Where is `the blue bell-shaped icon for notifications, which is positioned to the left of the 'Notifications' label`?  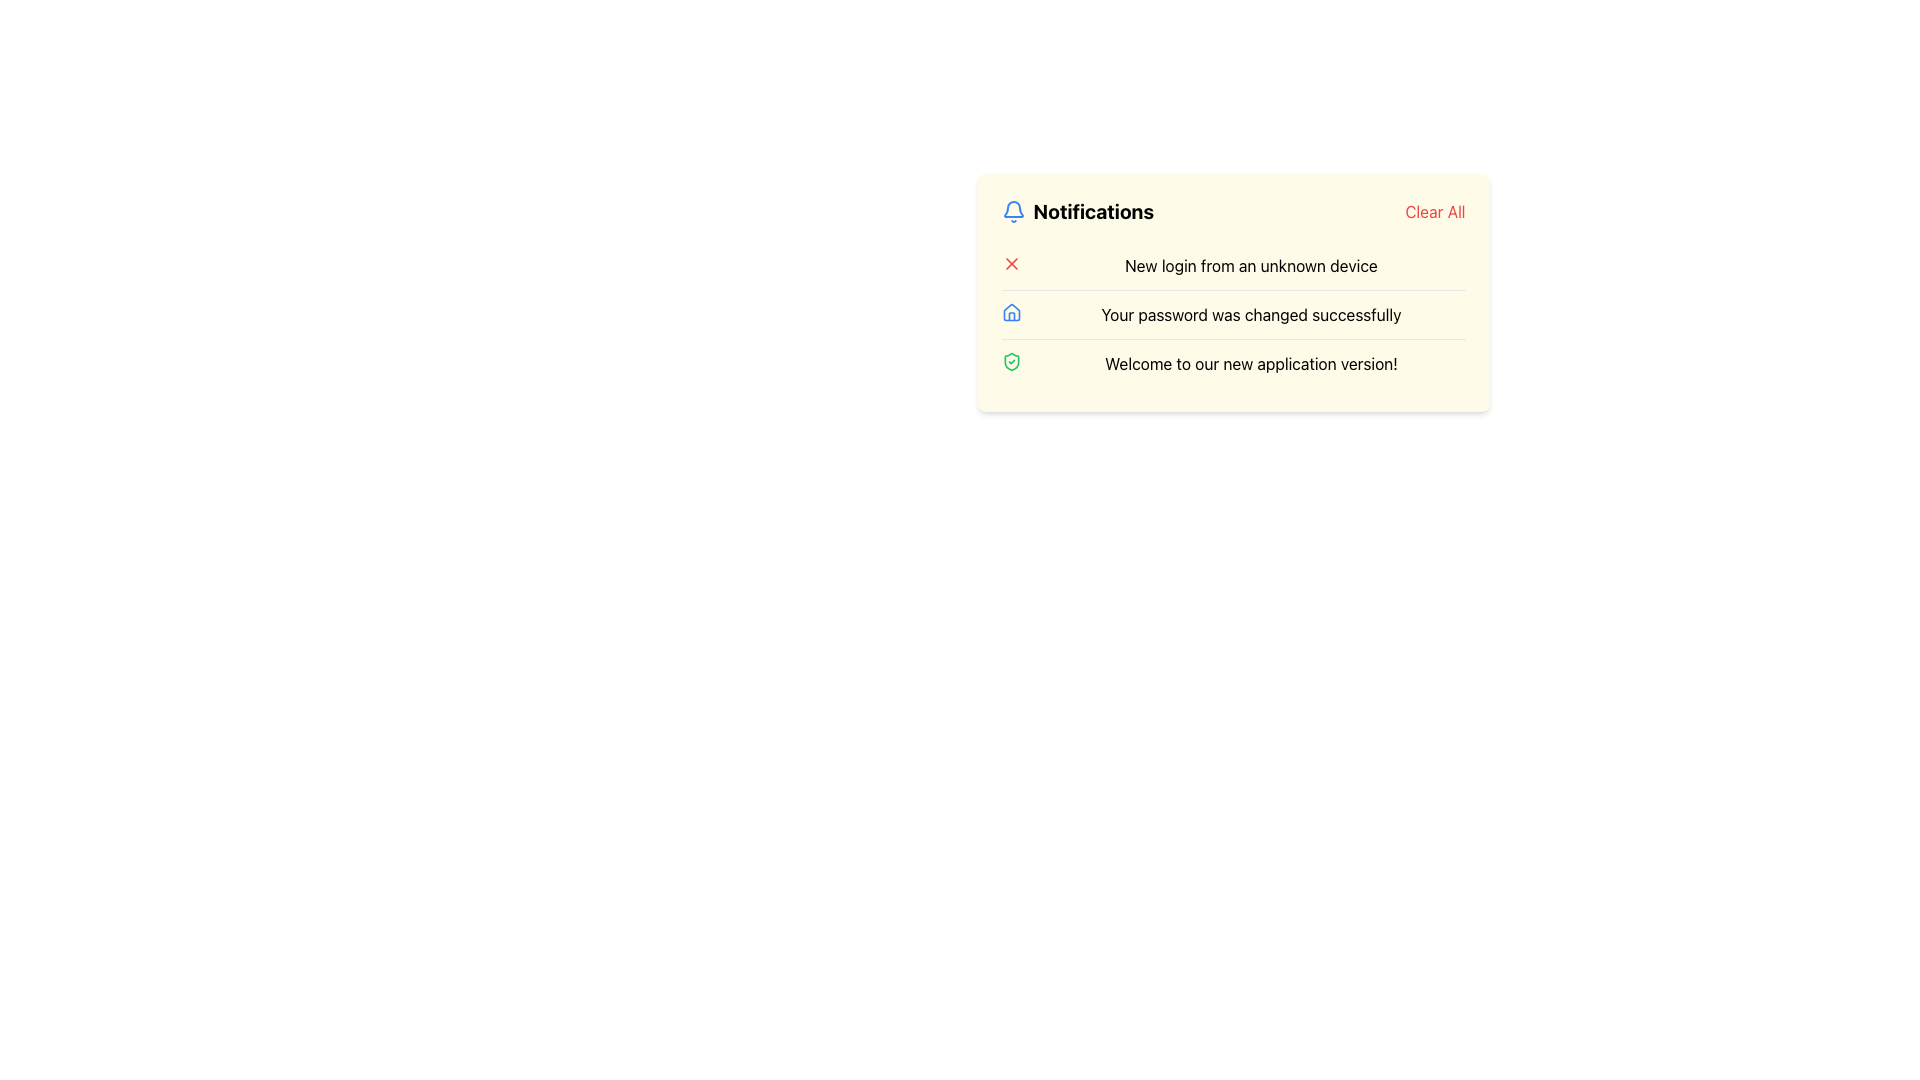
the blue bell-shaped icon for notifications, which is positioned to the left of the 'Notifications' label is located at coordinates (1013, 212).